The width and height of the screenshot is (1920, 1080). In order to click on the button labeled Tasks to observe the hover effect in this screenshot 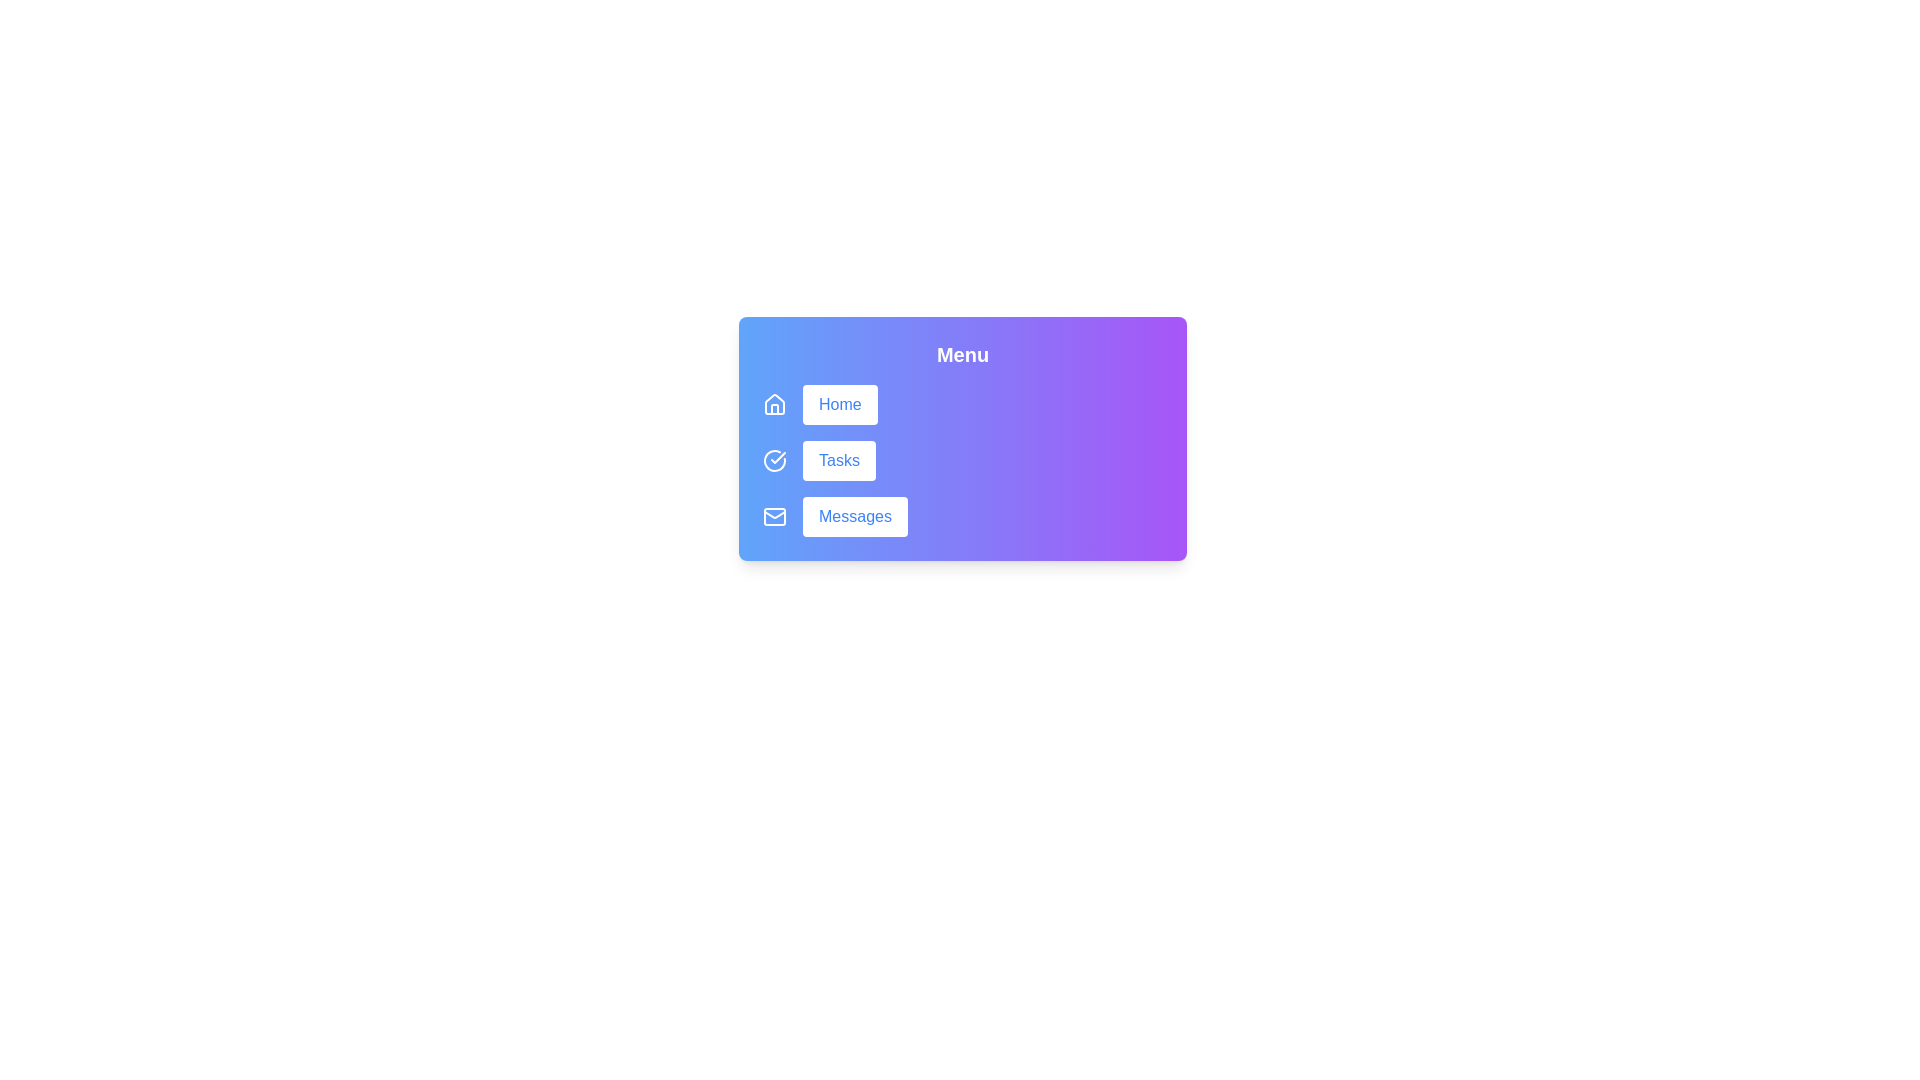, I will do `click(839, 461)`.